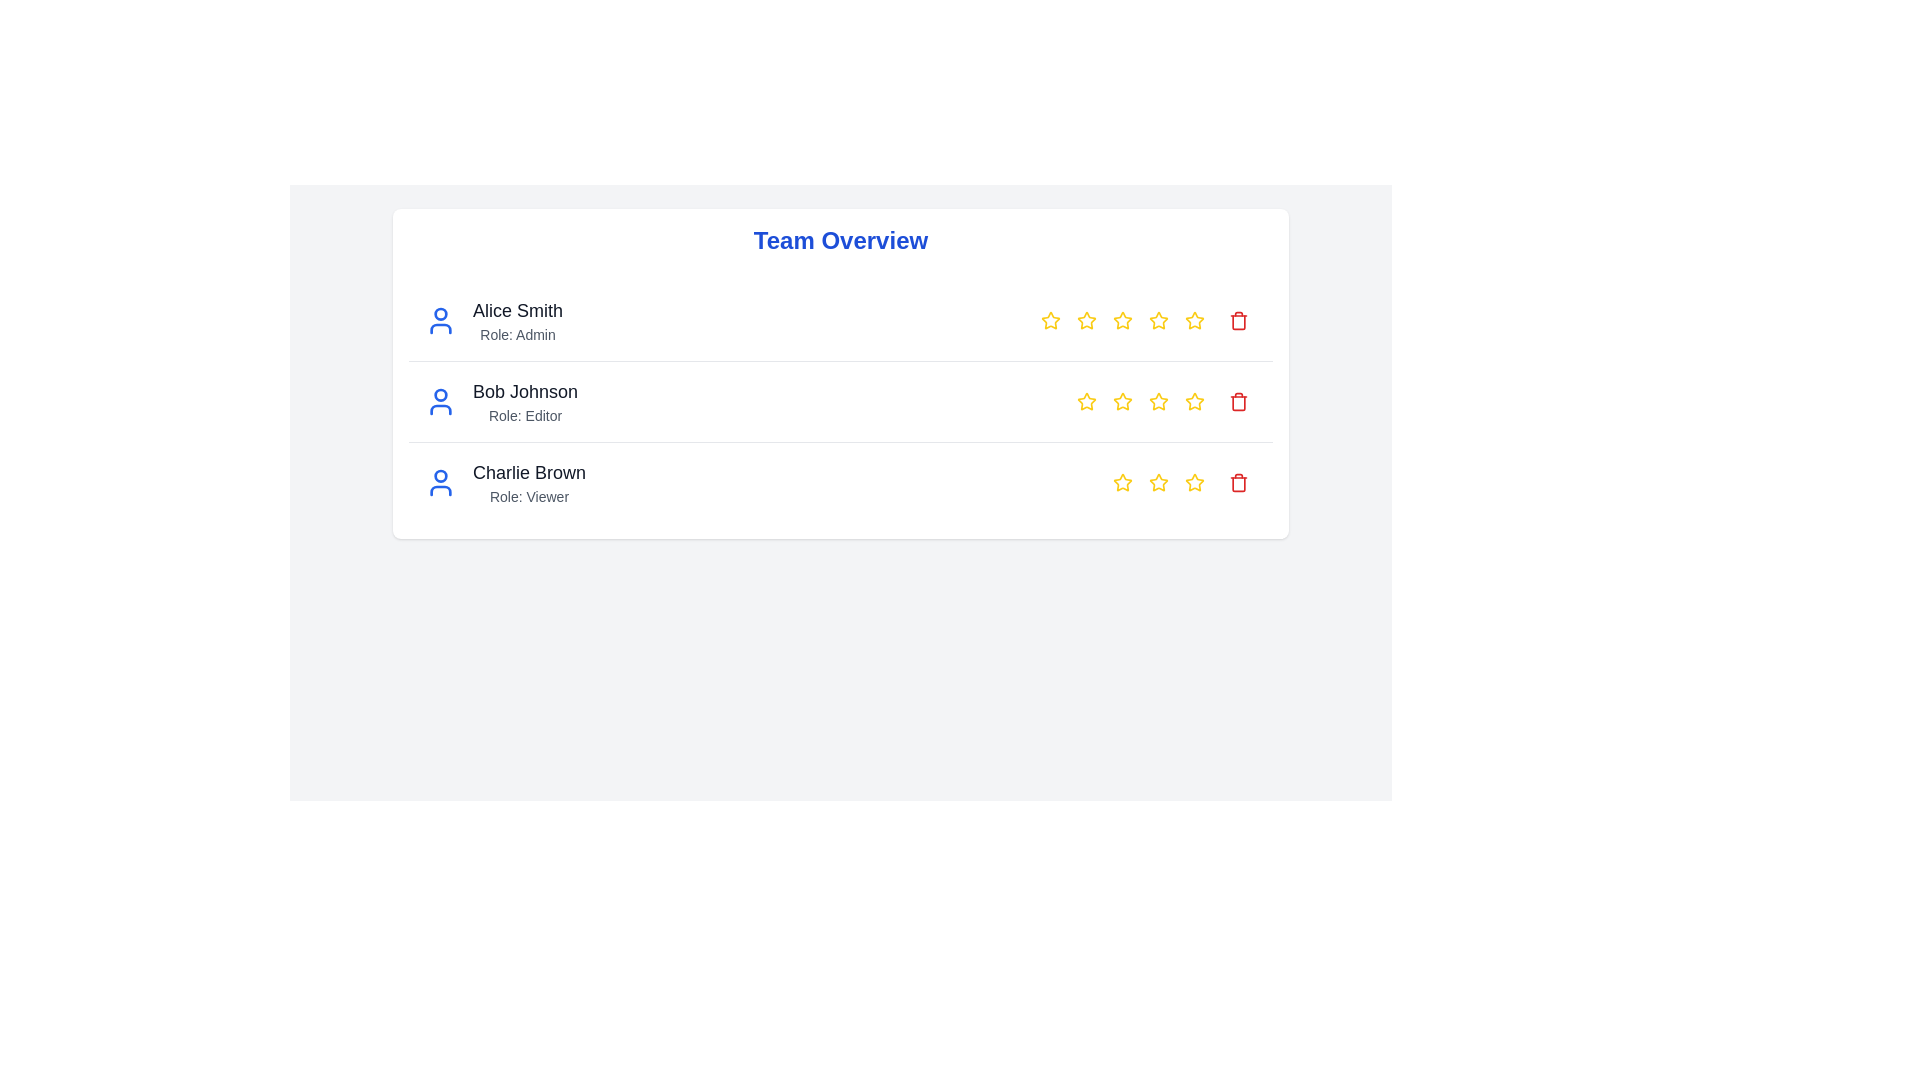 The image size is (1920, 1080). Describe the element at coordinates (518, 311) in the screenshot. I see `name 'Alice Smith' displayed in the text label representing the user in the first row of the team members list, located to the right of the blue user profile icon and above the 'Role: Admin' label` at that location.